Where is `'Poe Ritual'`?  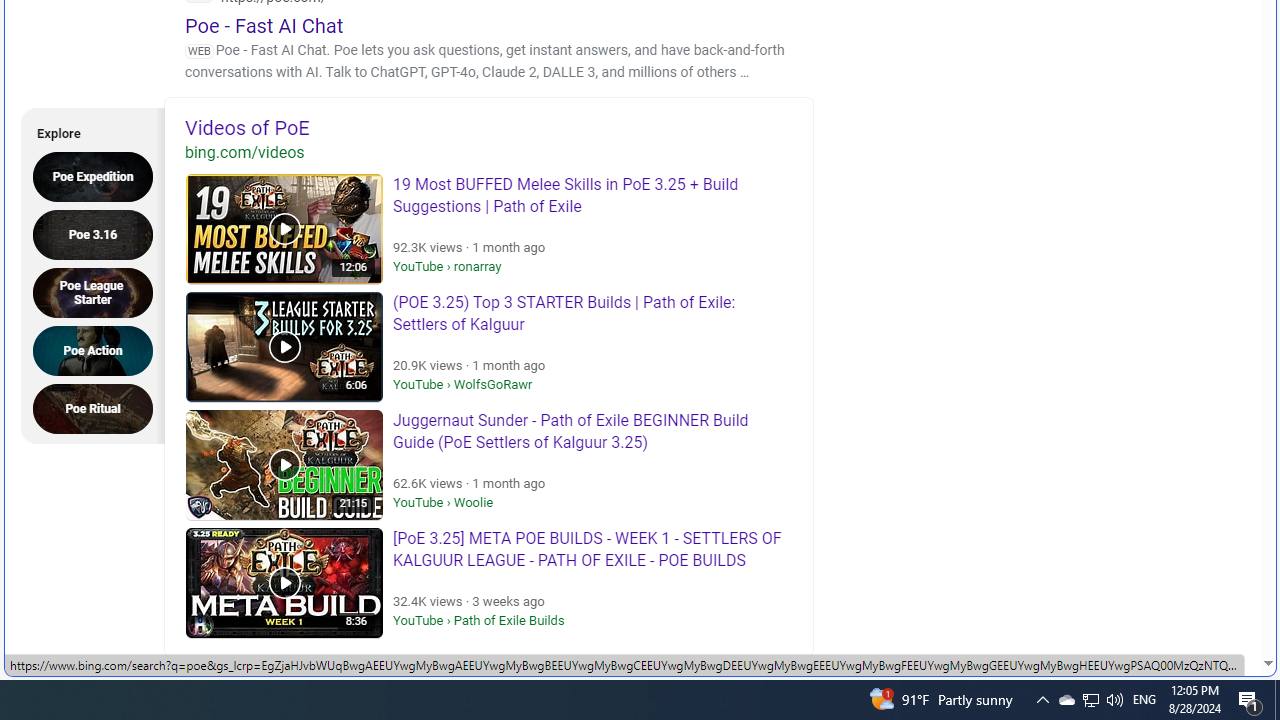 'Poe Ritual' is located at coordinates (98, 407).